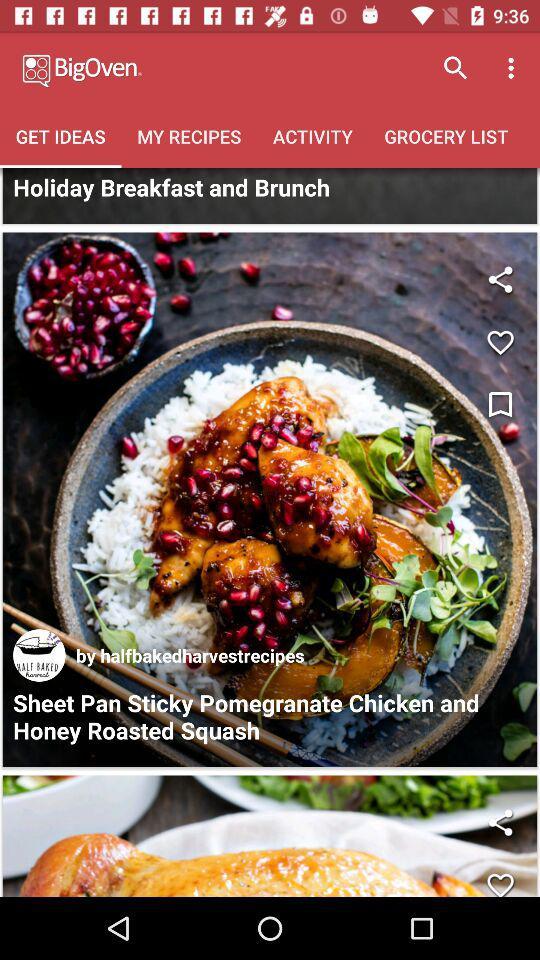 The height and width of the screenshot is (960, 540). I want to click on the icon above sheet pan sticky icon, so click(39, 654).